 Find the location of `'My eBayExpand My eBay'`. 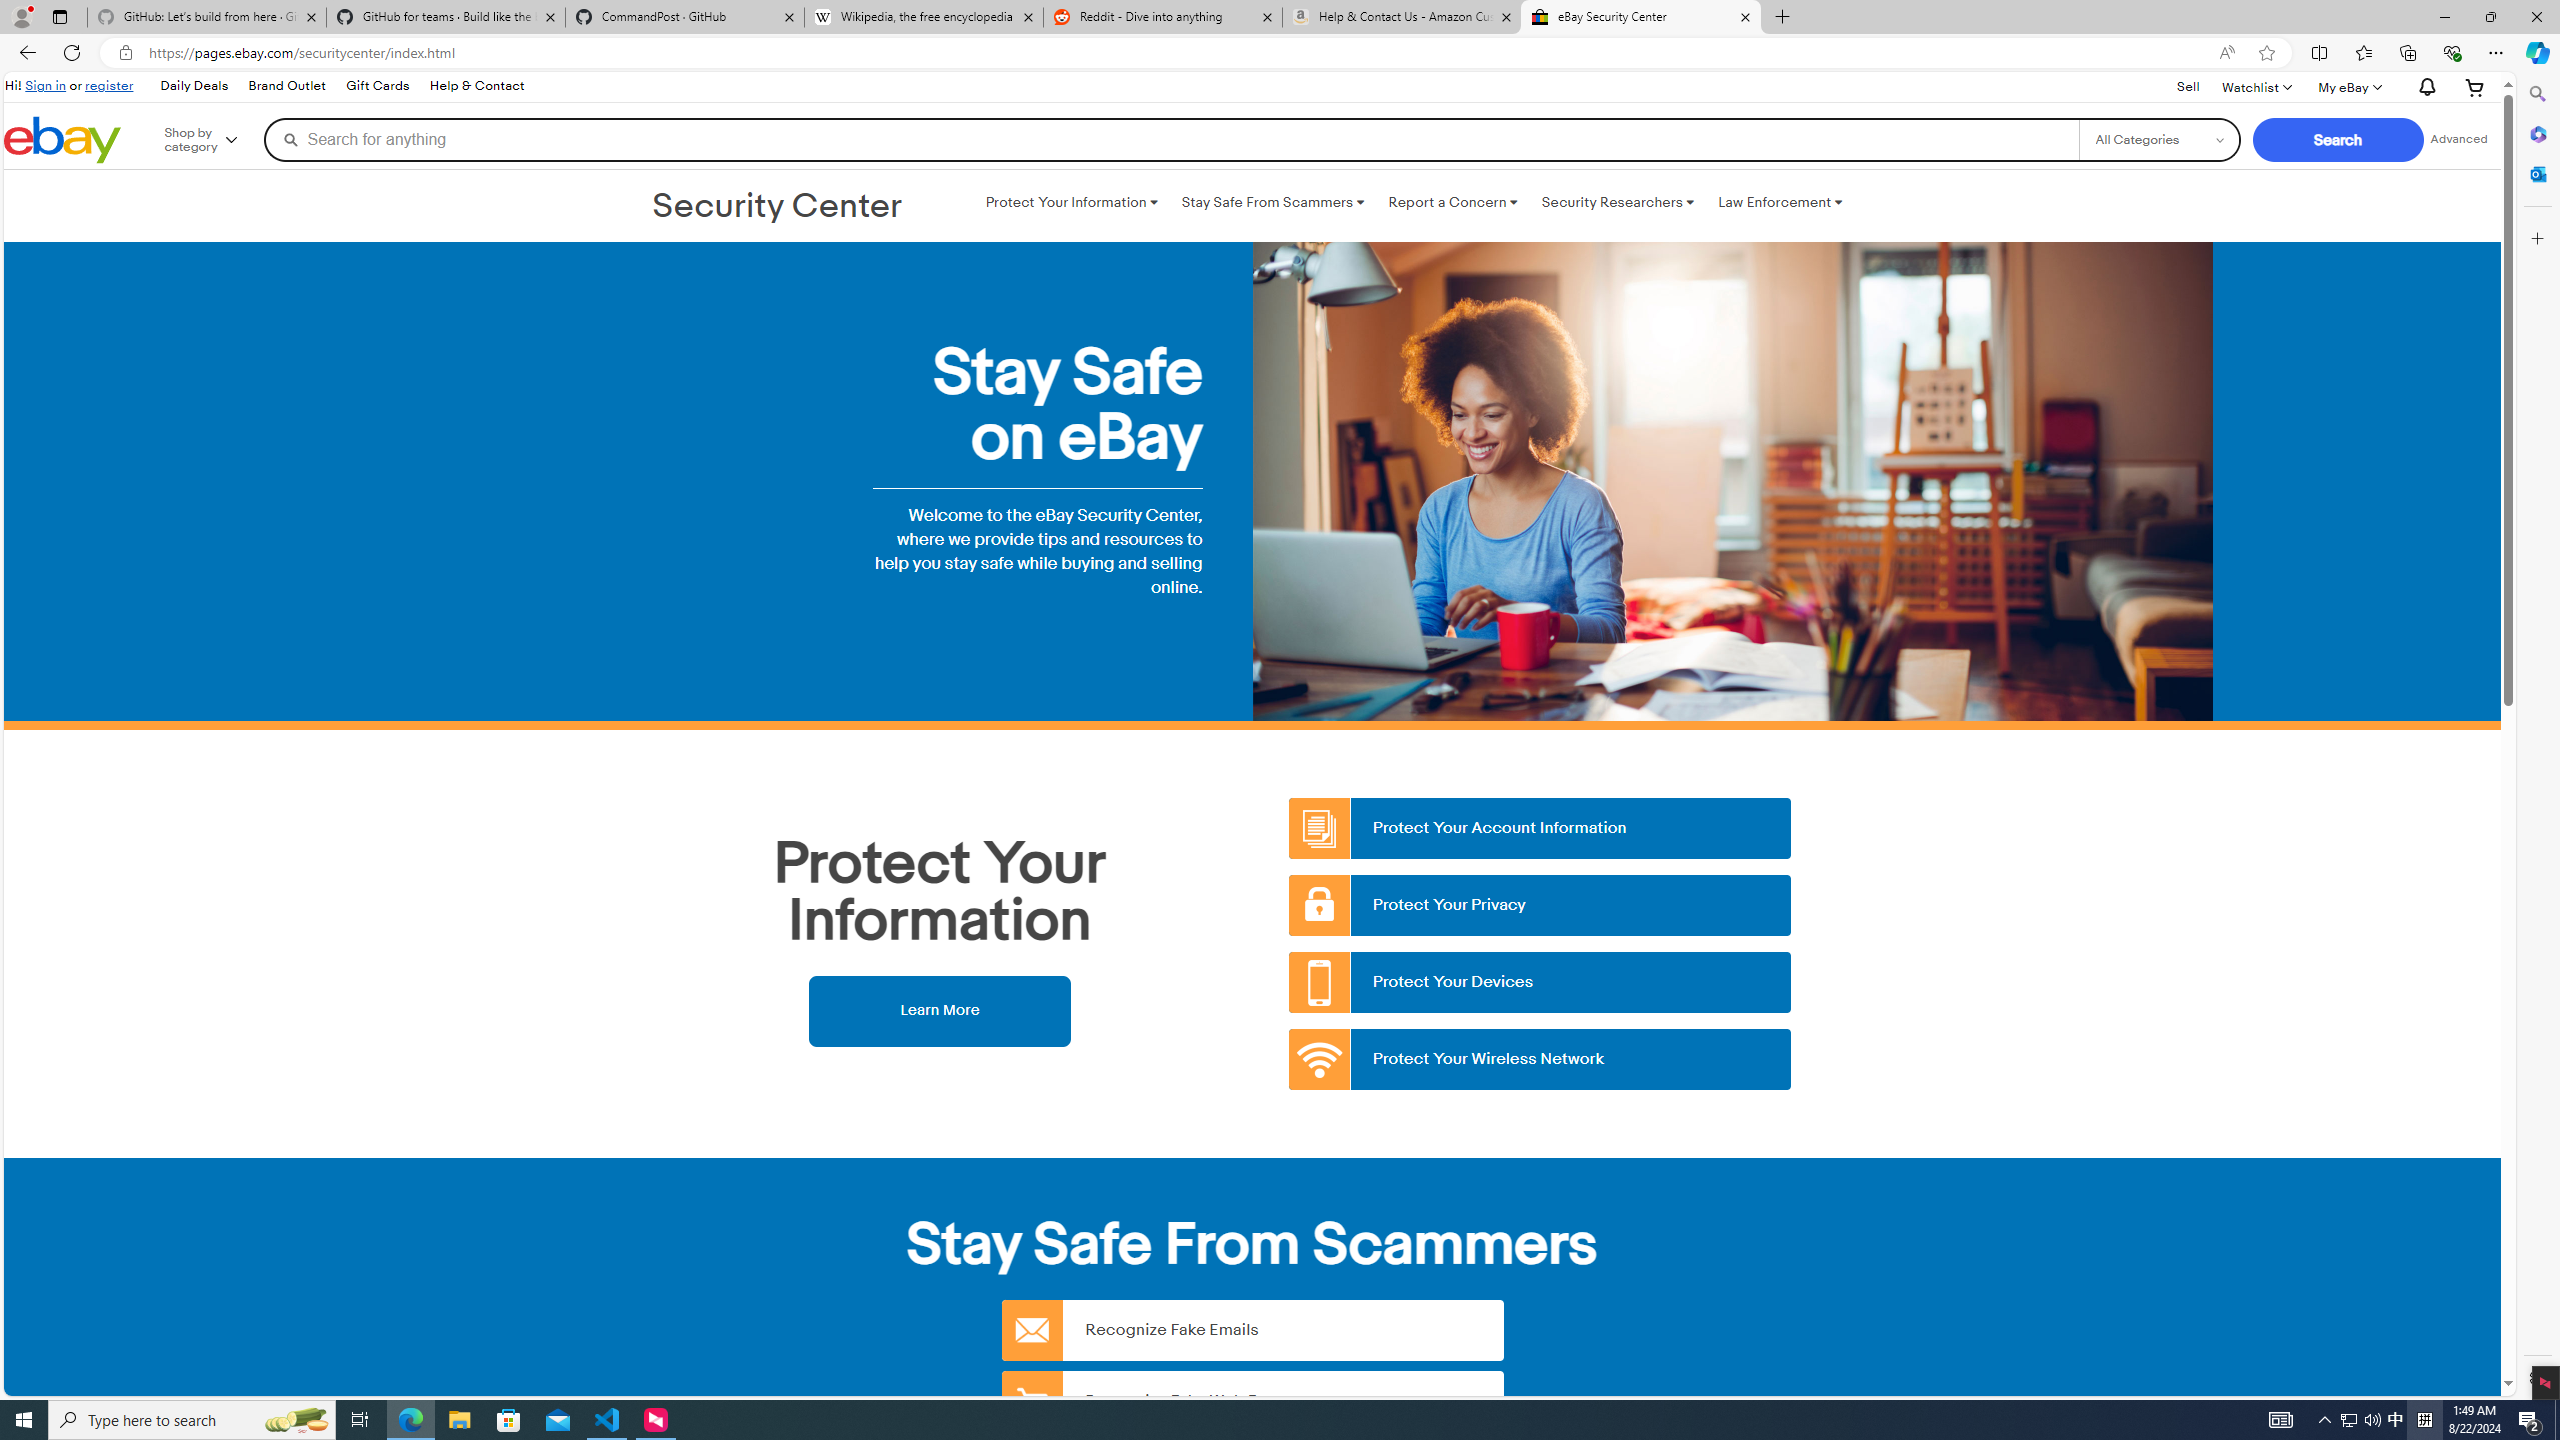

'My eBayExpand My eBay' is located at coordinates (2348, 87).